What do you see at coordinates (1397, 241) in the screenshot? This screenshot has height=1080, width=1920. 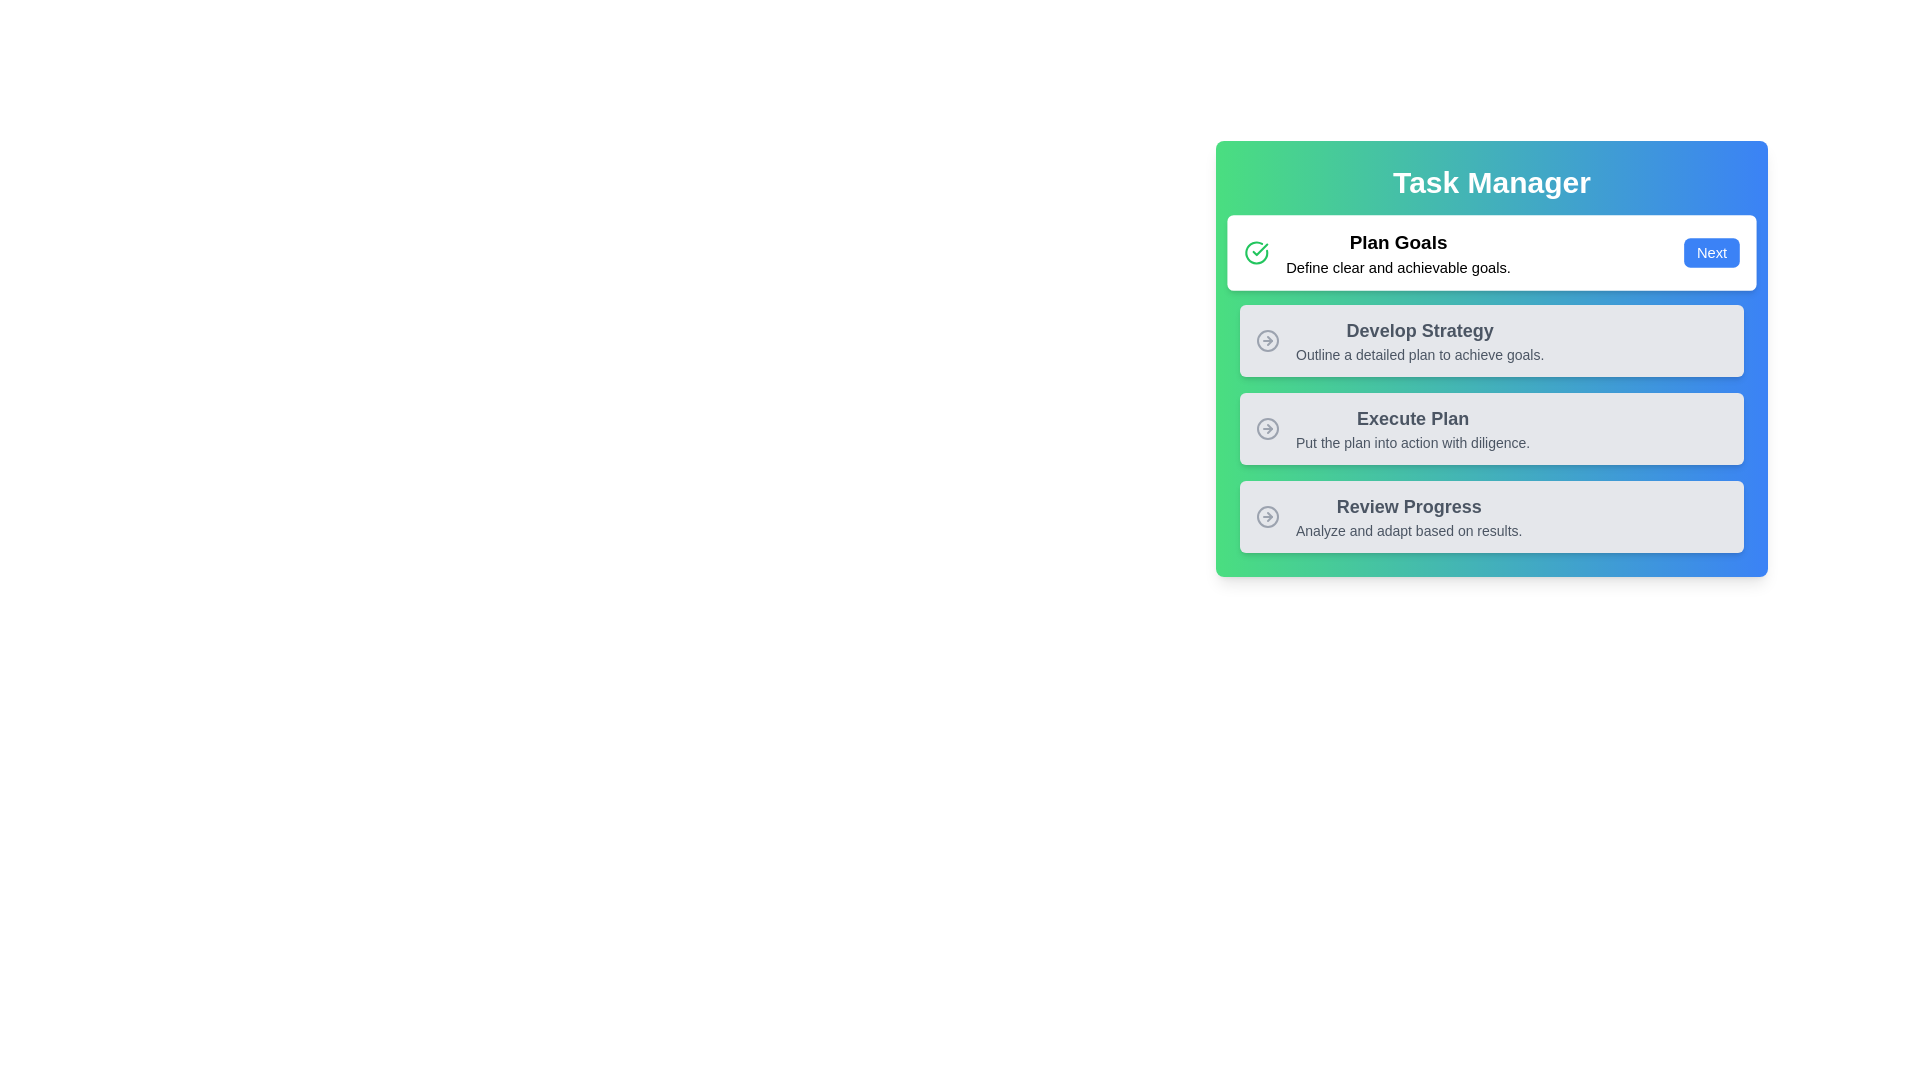 I see `the Text Label that serves as the header for the task section, positioned above the descriptive text 'Define clear and achievable goals.' in the task manager panel` at bounding box center [1397, 241].